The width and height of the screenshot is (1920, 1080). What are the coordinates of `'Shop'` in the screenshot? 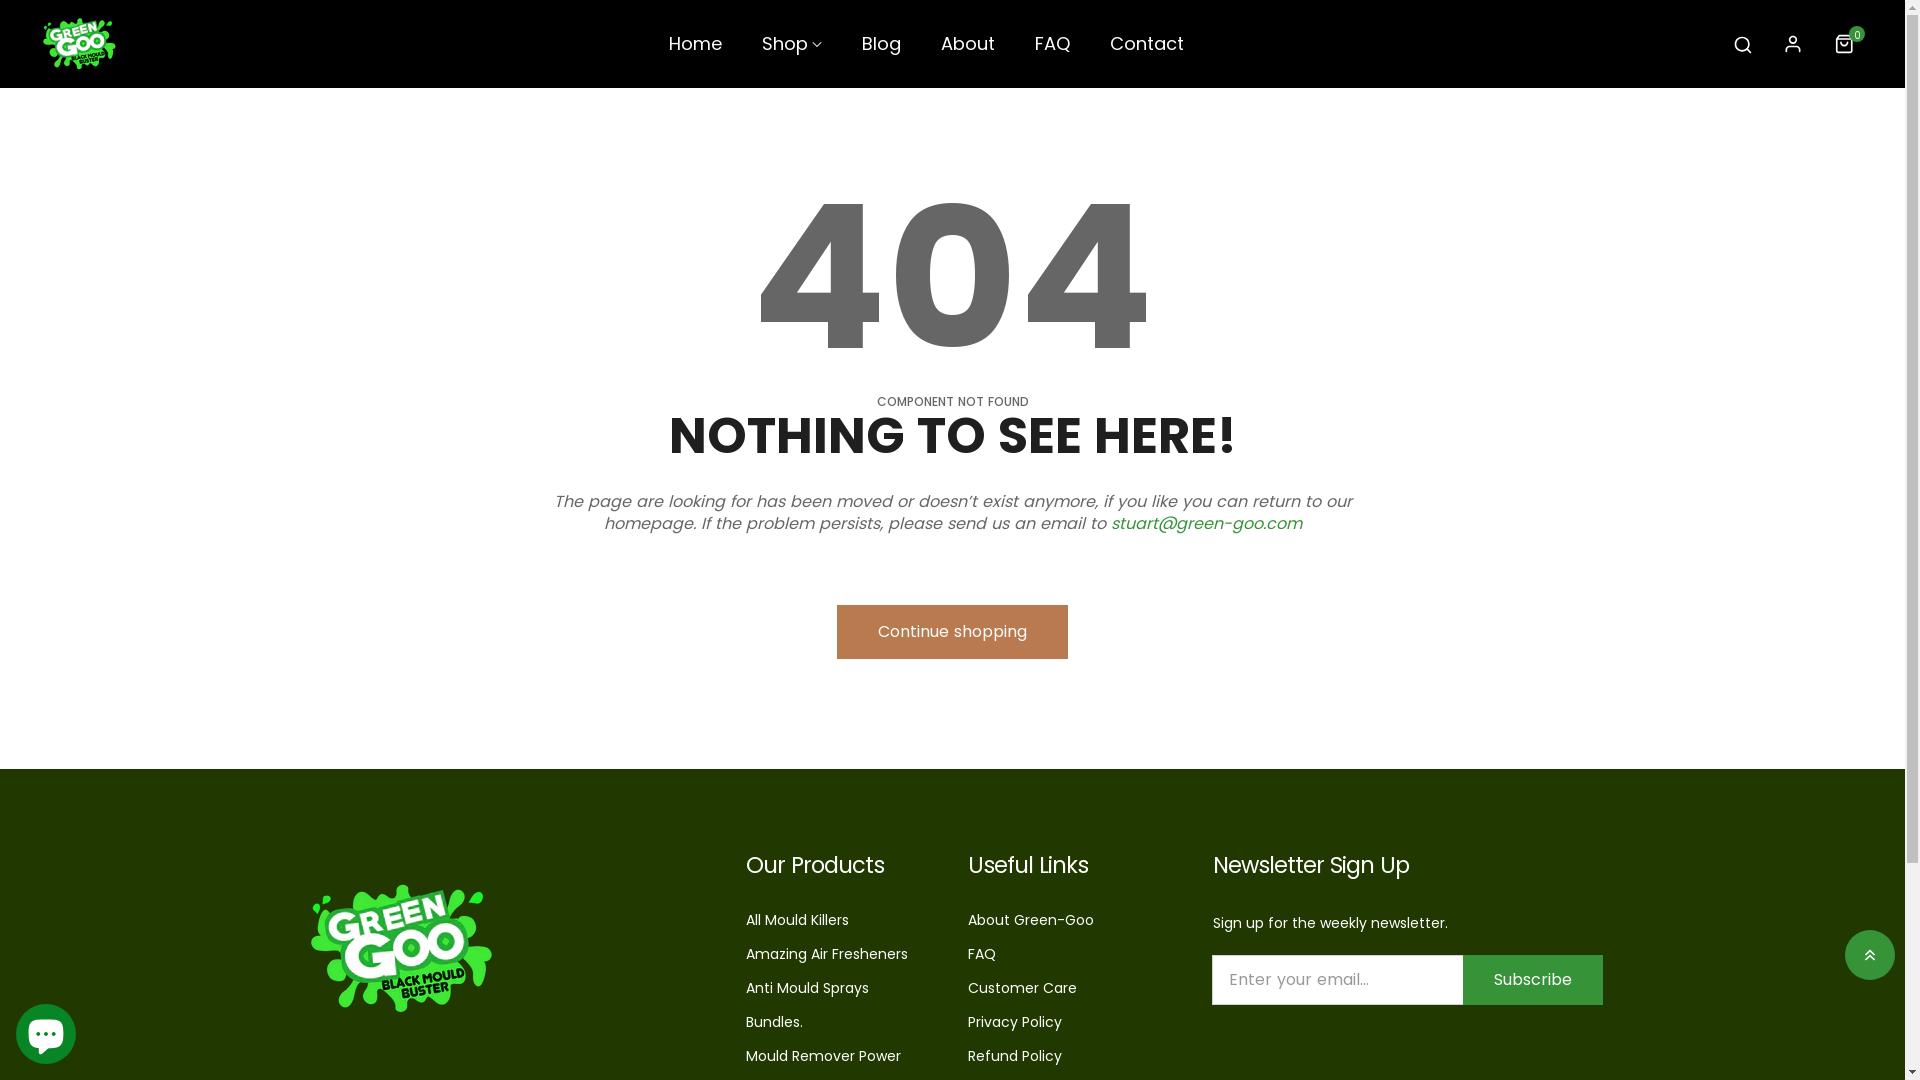 It's located at (791, 51).